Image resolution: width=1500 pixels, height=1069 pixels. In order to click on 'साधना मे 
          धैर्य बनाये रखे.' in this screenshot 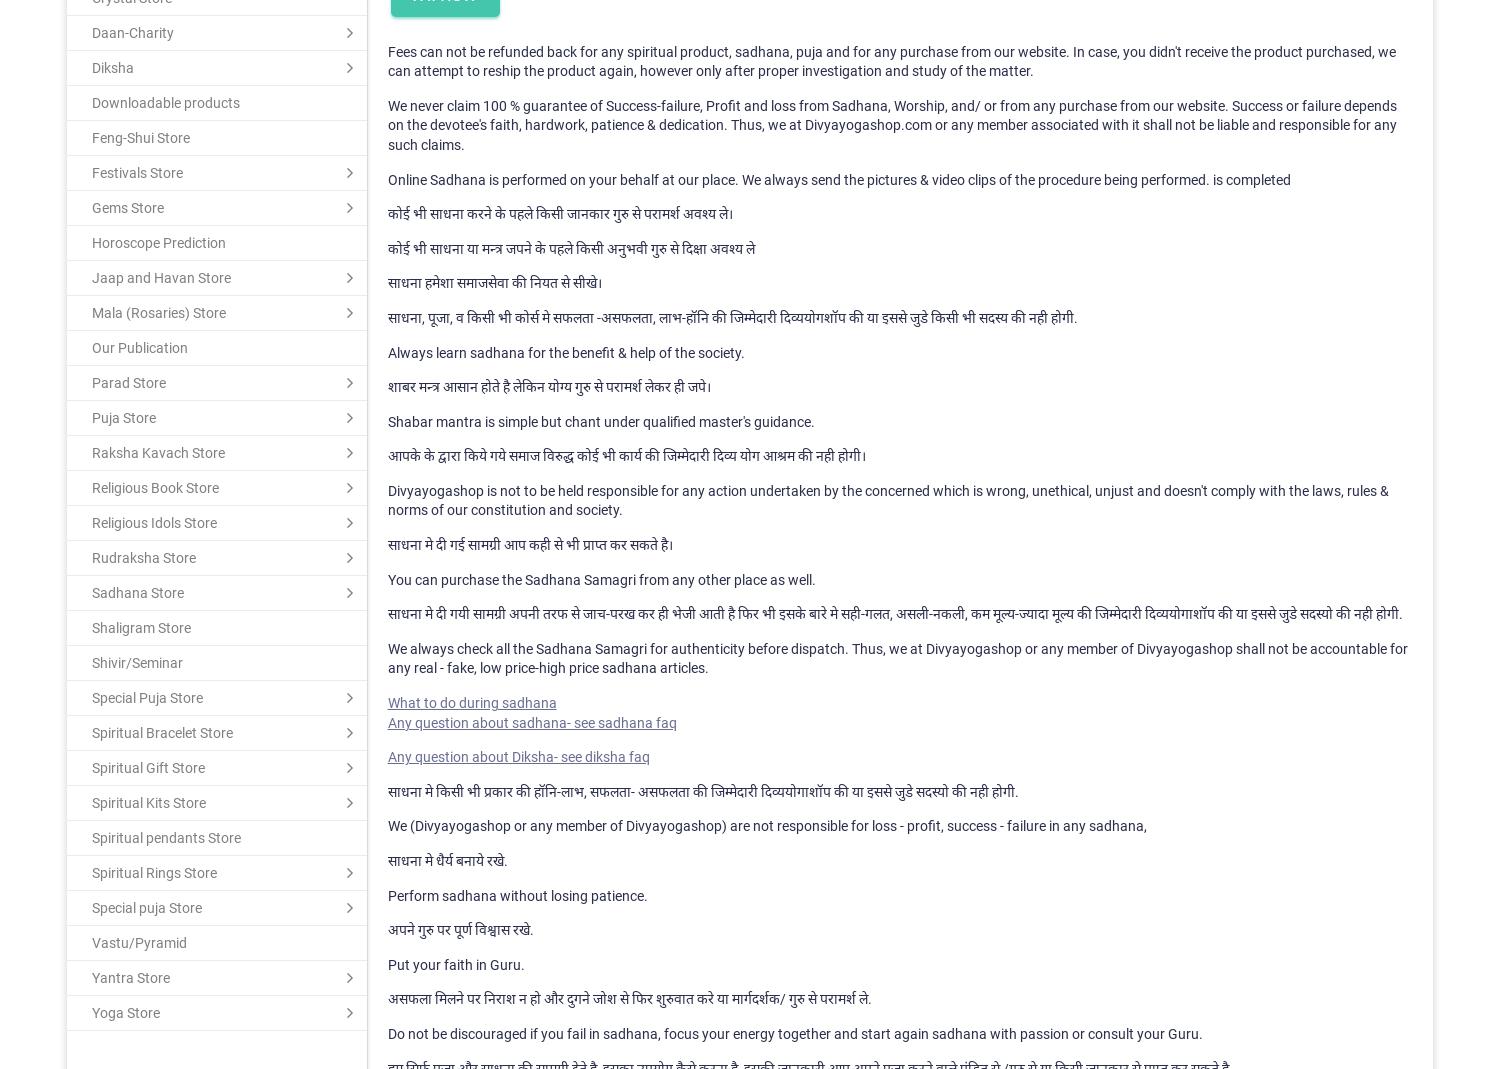, I will do `click(446, 859)`.